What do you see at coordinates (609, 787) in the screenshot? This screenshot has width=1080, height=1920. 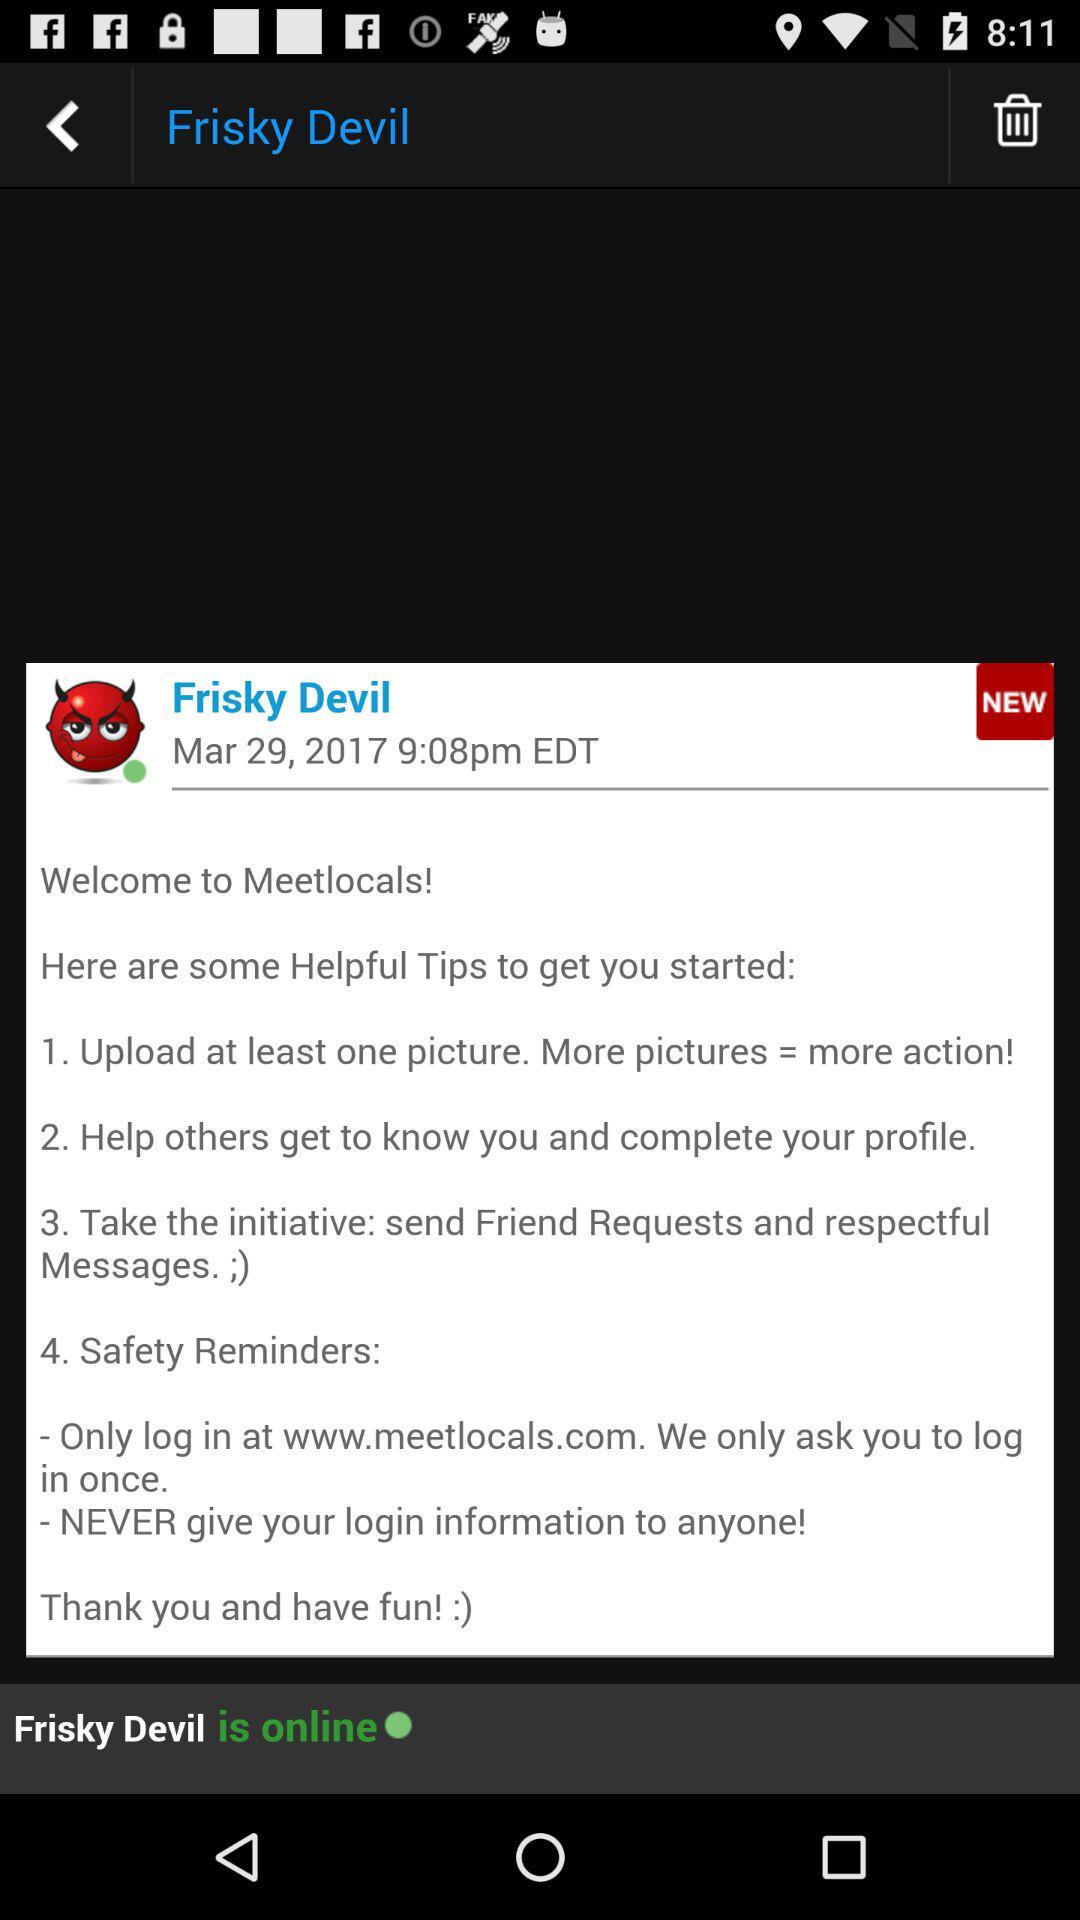 I see `the icon above the welcome to meetlocals item` at bounding box center [609, 787].